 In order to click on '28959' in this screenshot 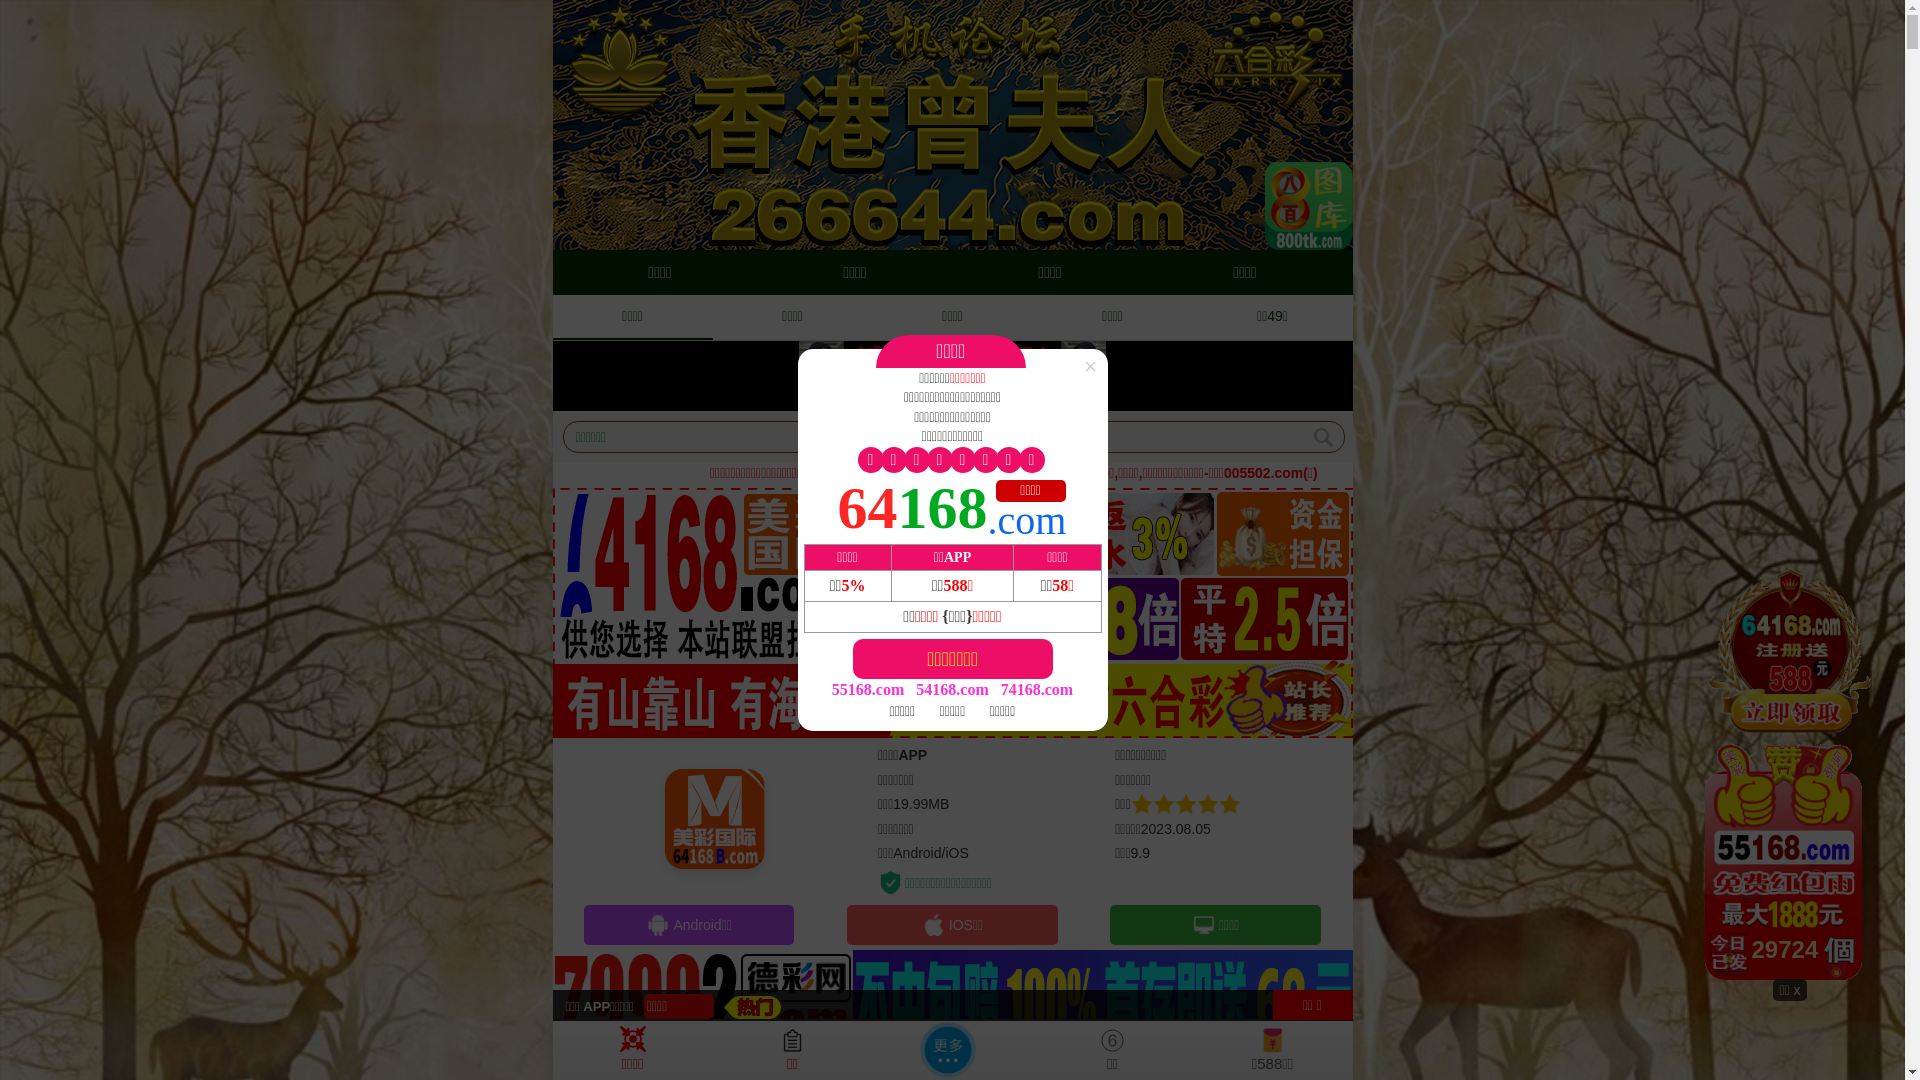, I will do `click(1790, 770)`.